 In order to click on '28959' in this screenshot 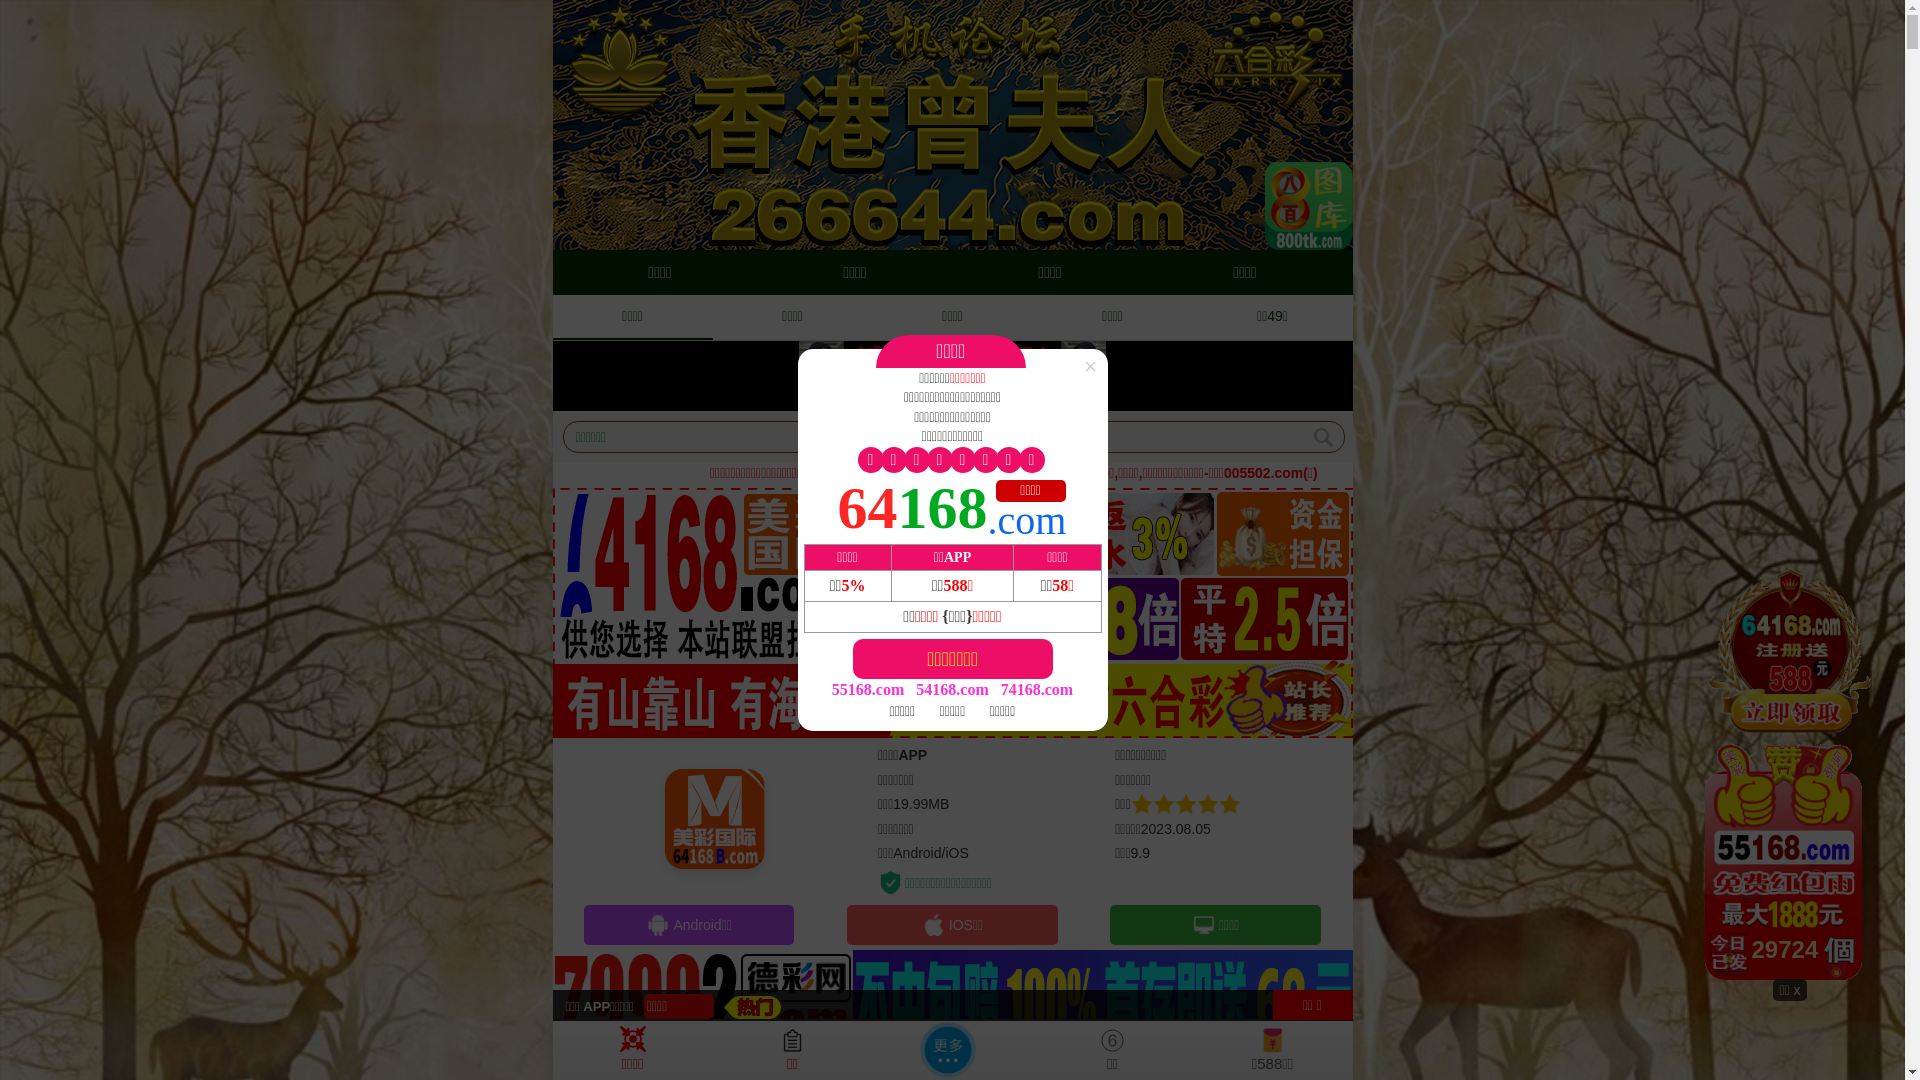, I will do `click(1790, 770)`.